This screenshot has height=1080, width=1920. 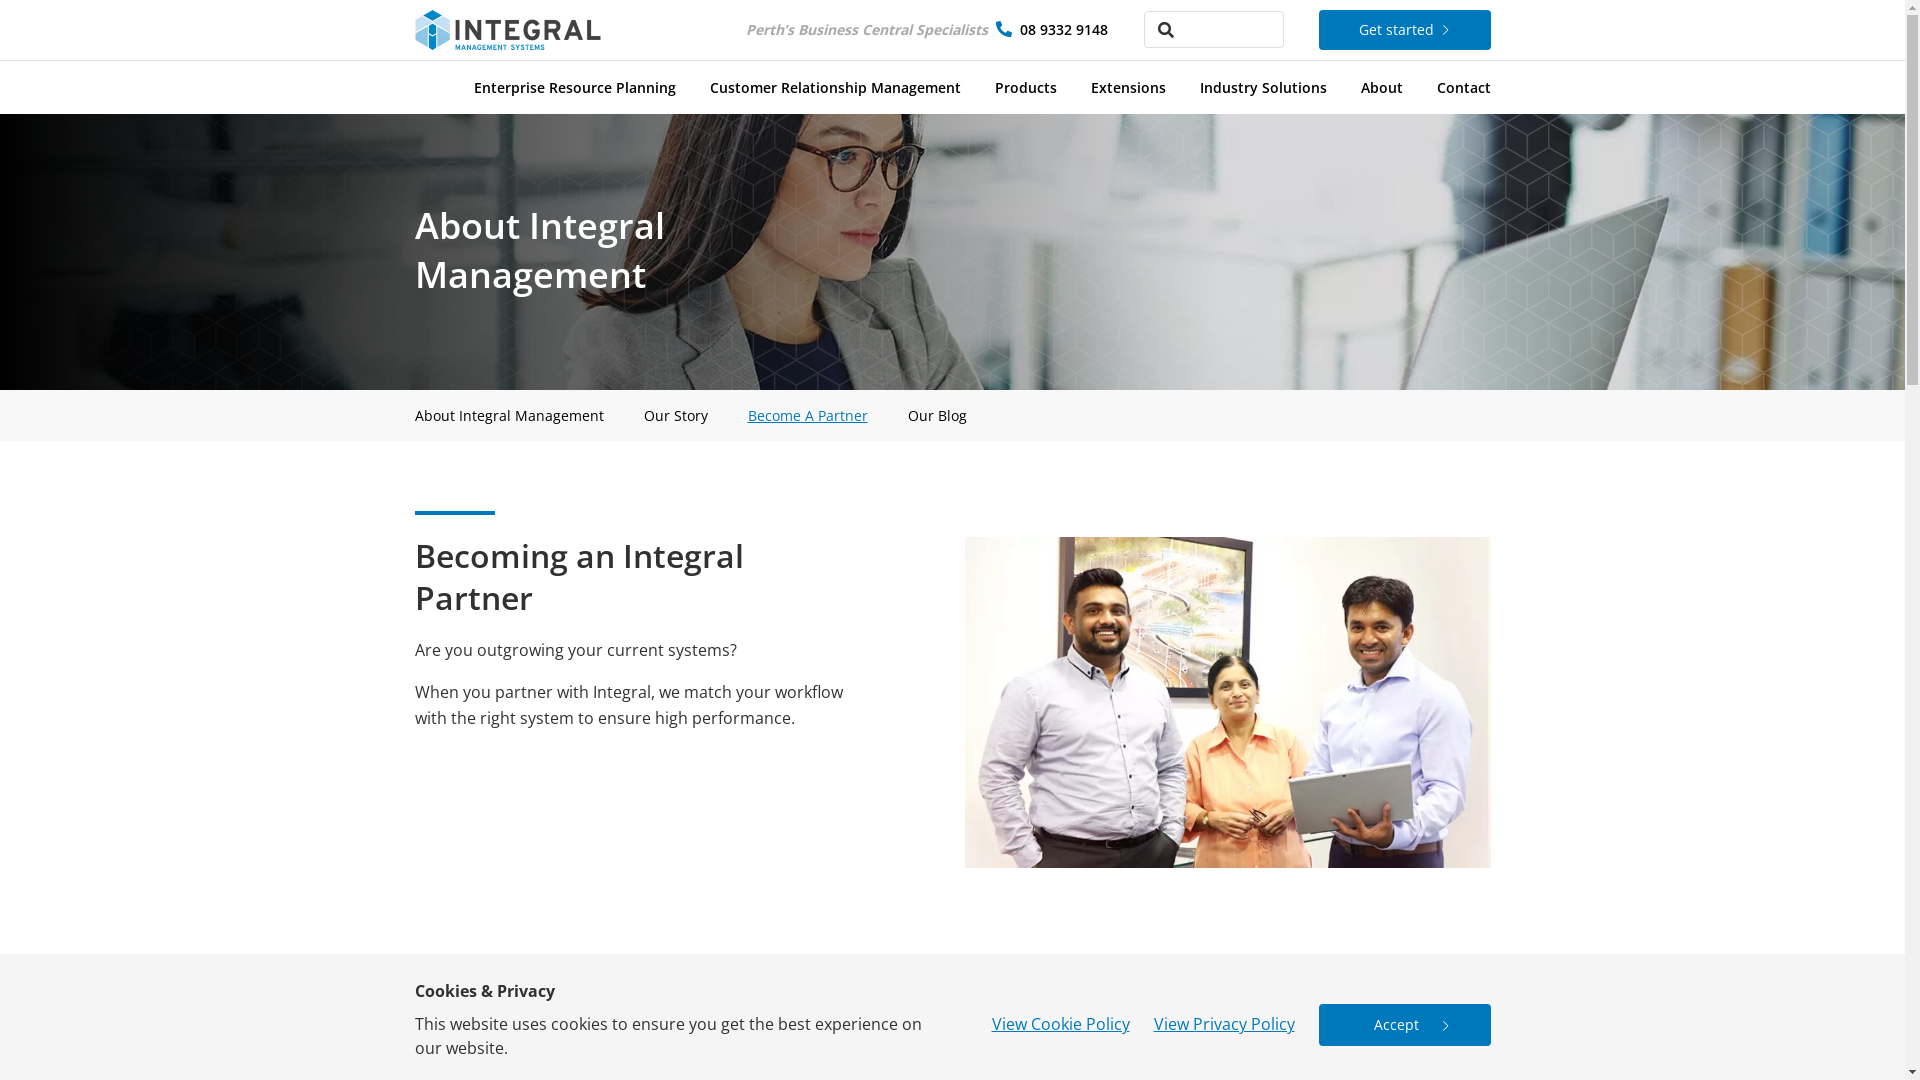 What do you see at coordinates (1059, 1023) in the screenshot?
I see `'View Cookie Policy'` at bounding box center [1059, 1023].